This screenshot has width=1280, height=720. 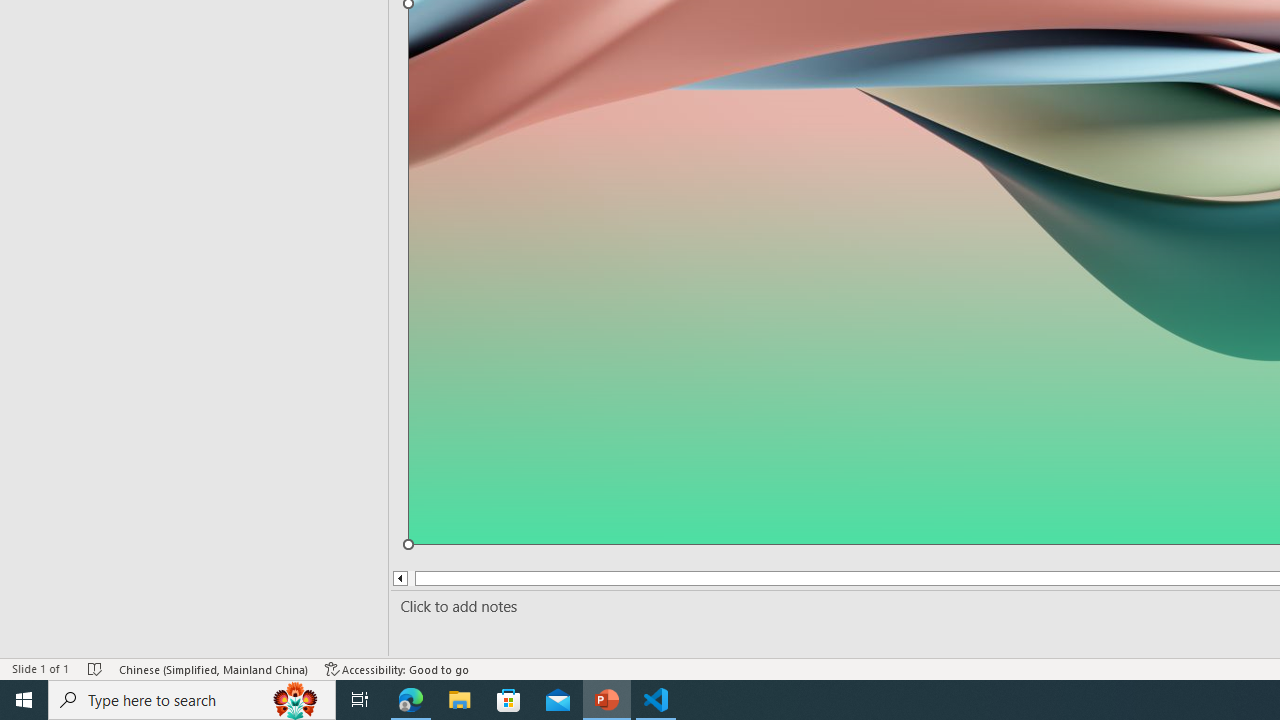 What do you see at coordinates (397, 669) in the screenshot?
I see `'Accessibility Checker Accessibility: Good to go'` at bounding box center [397, 669].